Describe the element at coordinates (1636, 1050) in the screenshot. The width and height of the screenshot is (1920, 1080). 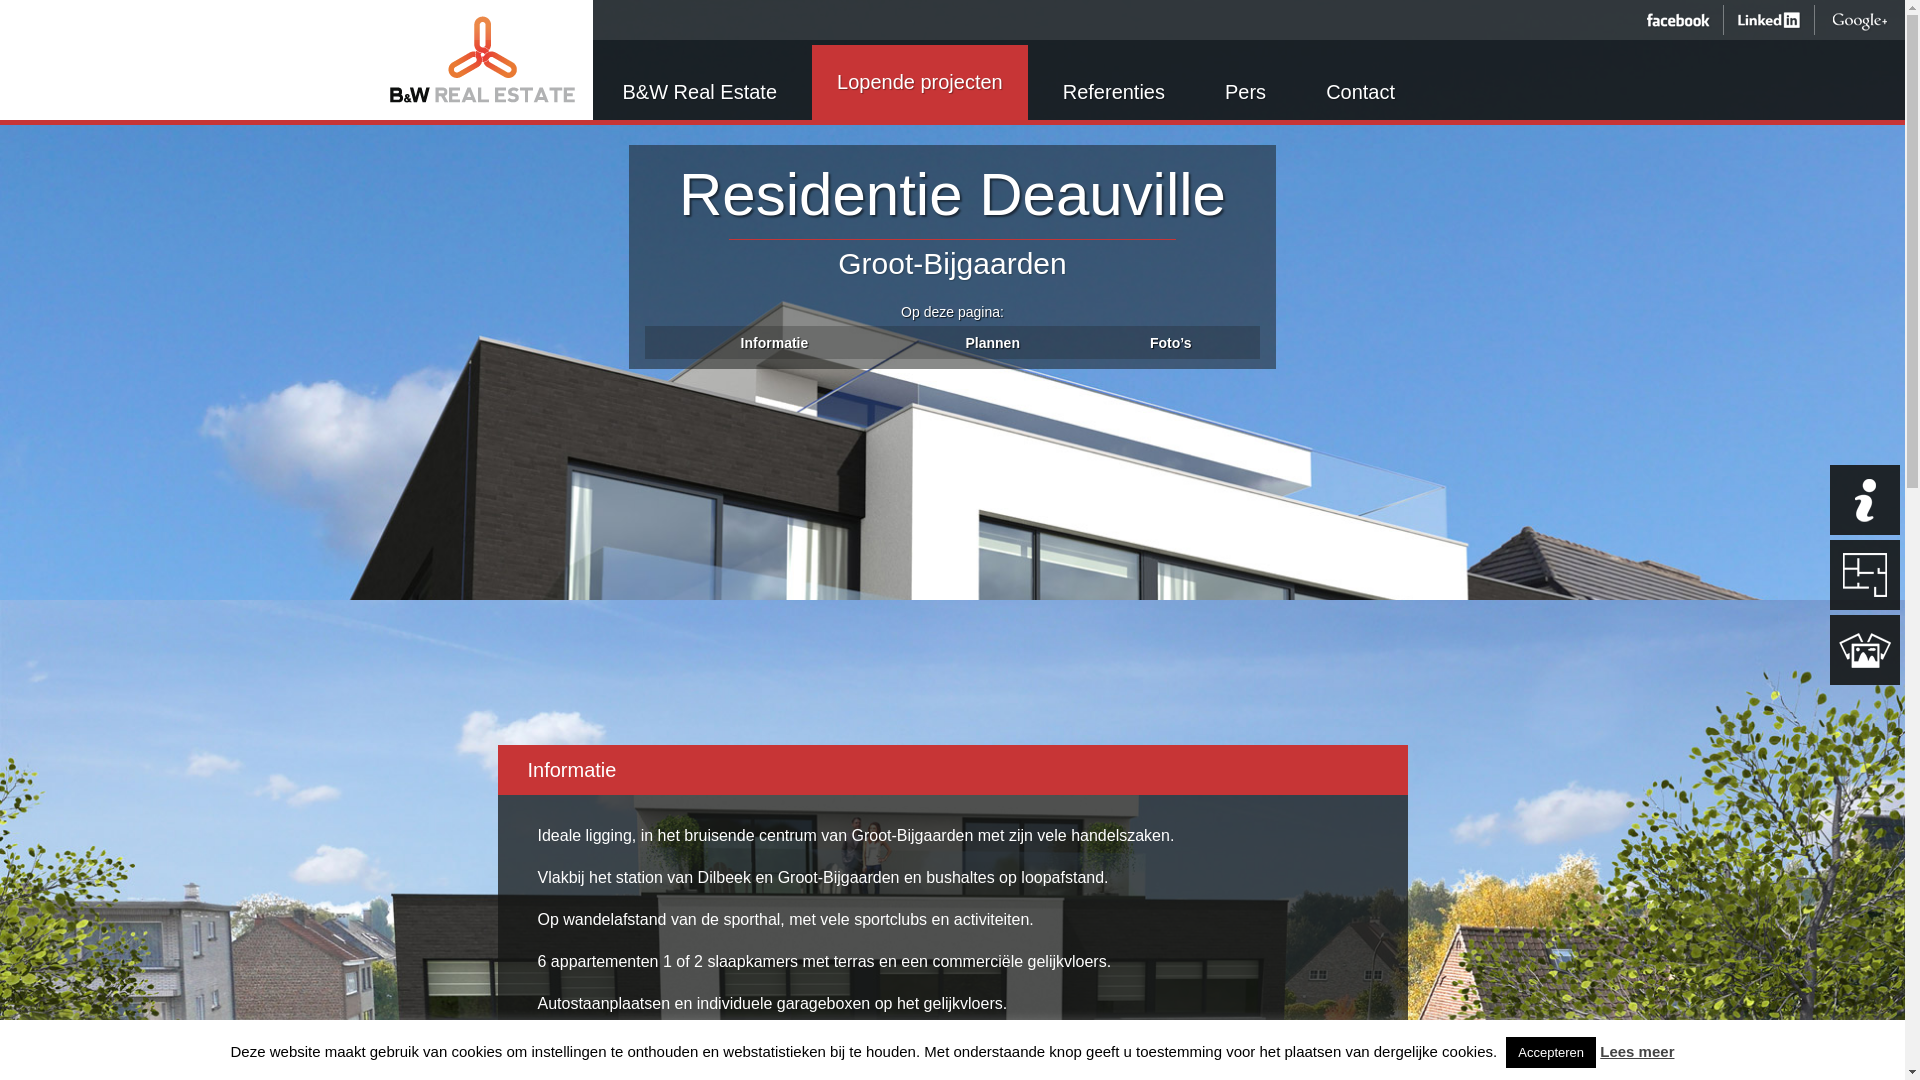
I see `'Lees meer'` at that location.